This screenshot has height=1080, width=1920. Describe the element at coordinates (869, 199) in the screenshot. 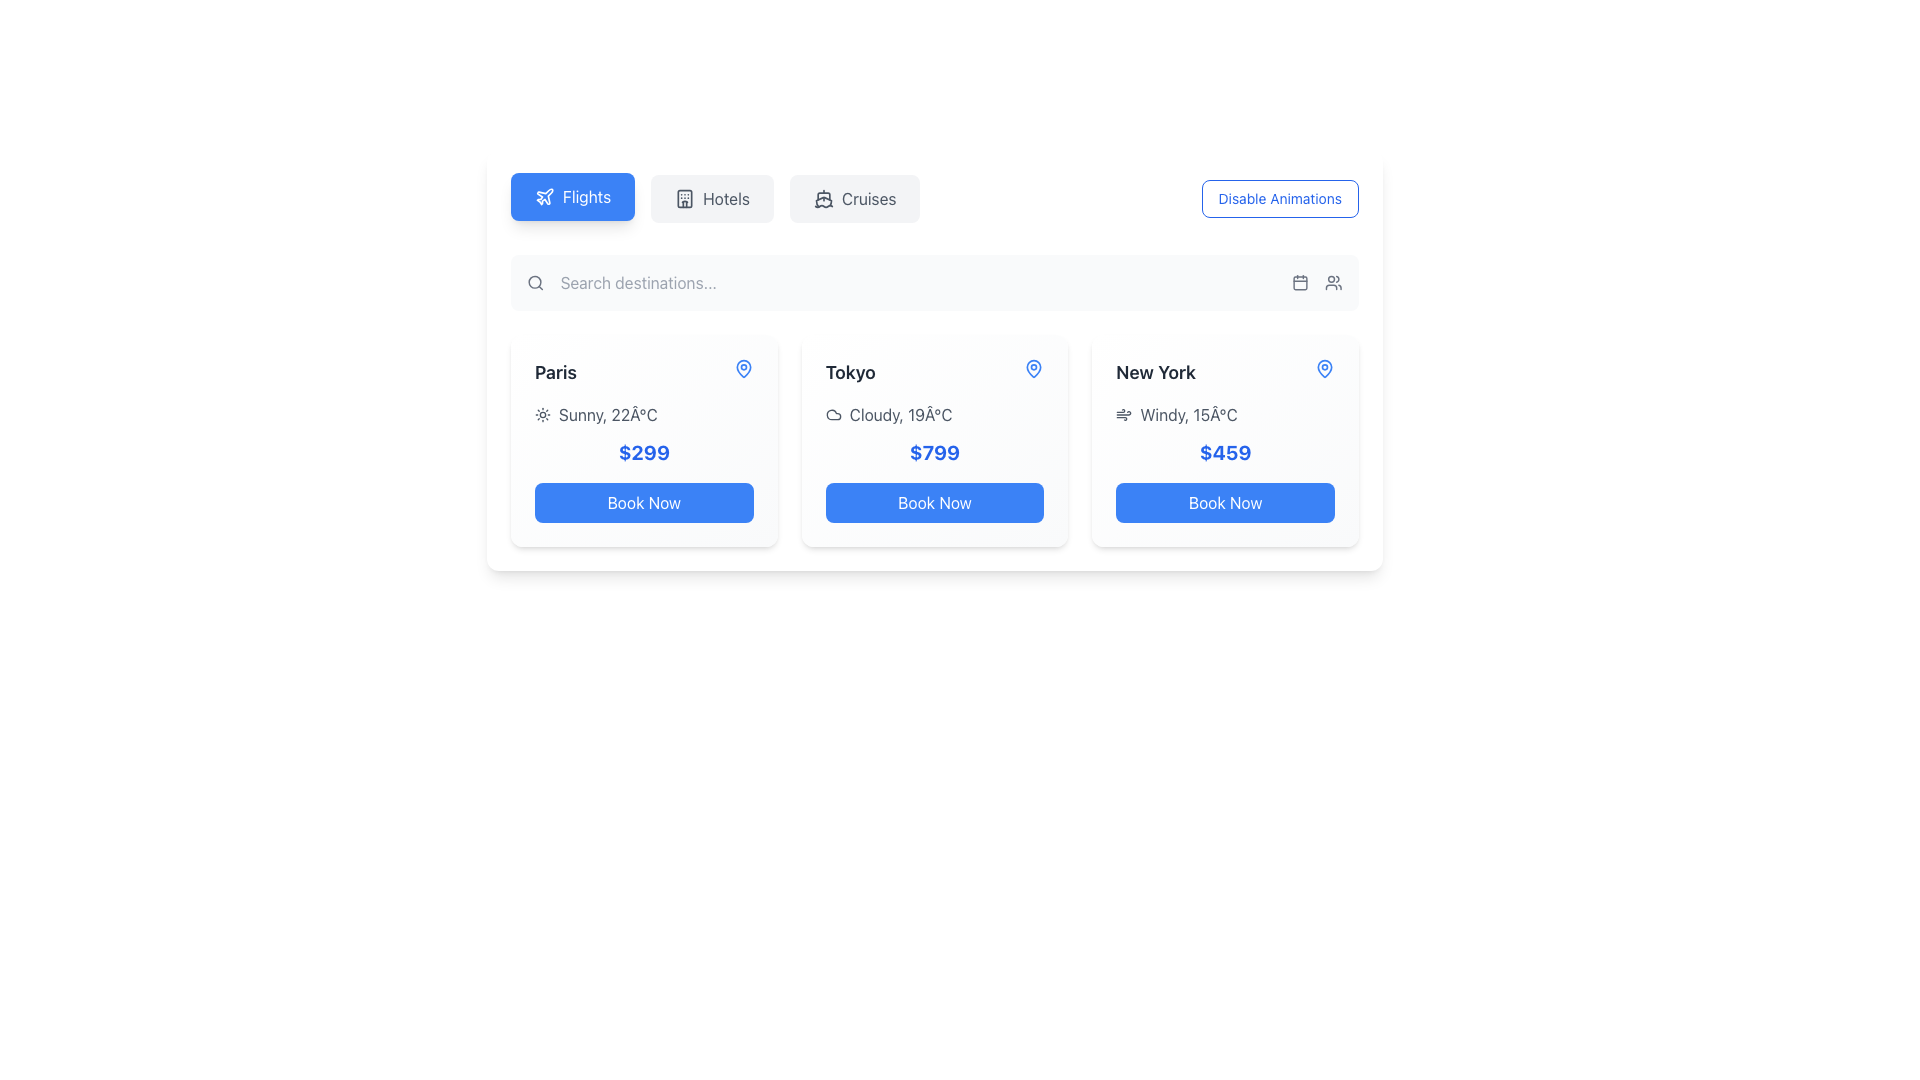

I see `the Text label representing the cruises category in the horizontal navigation menu, positioned between the 'Hotels' label and a section separator` at that location.